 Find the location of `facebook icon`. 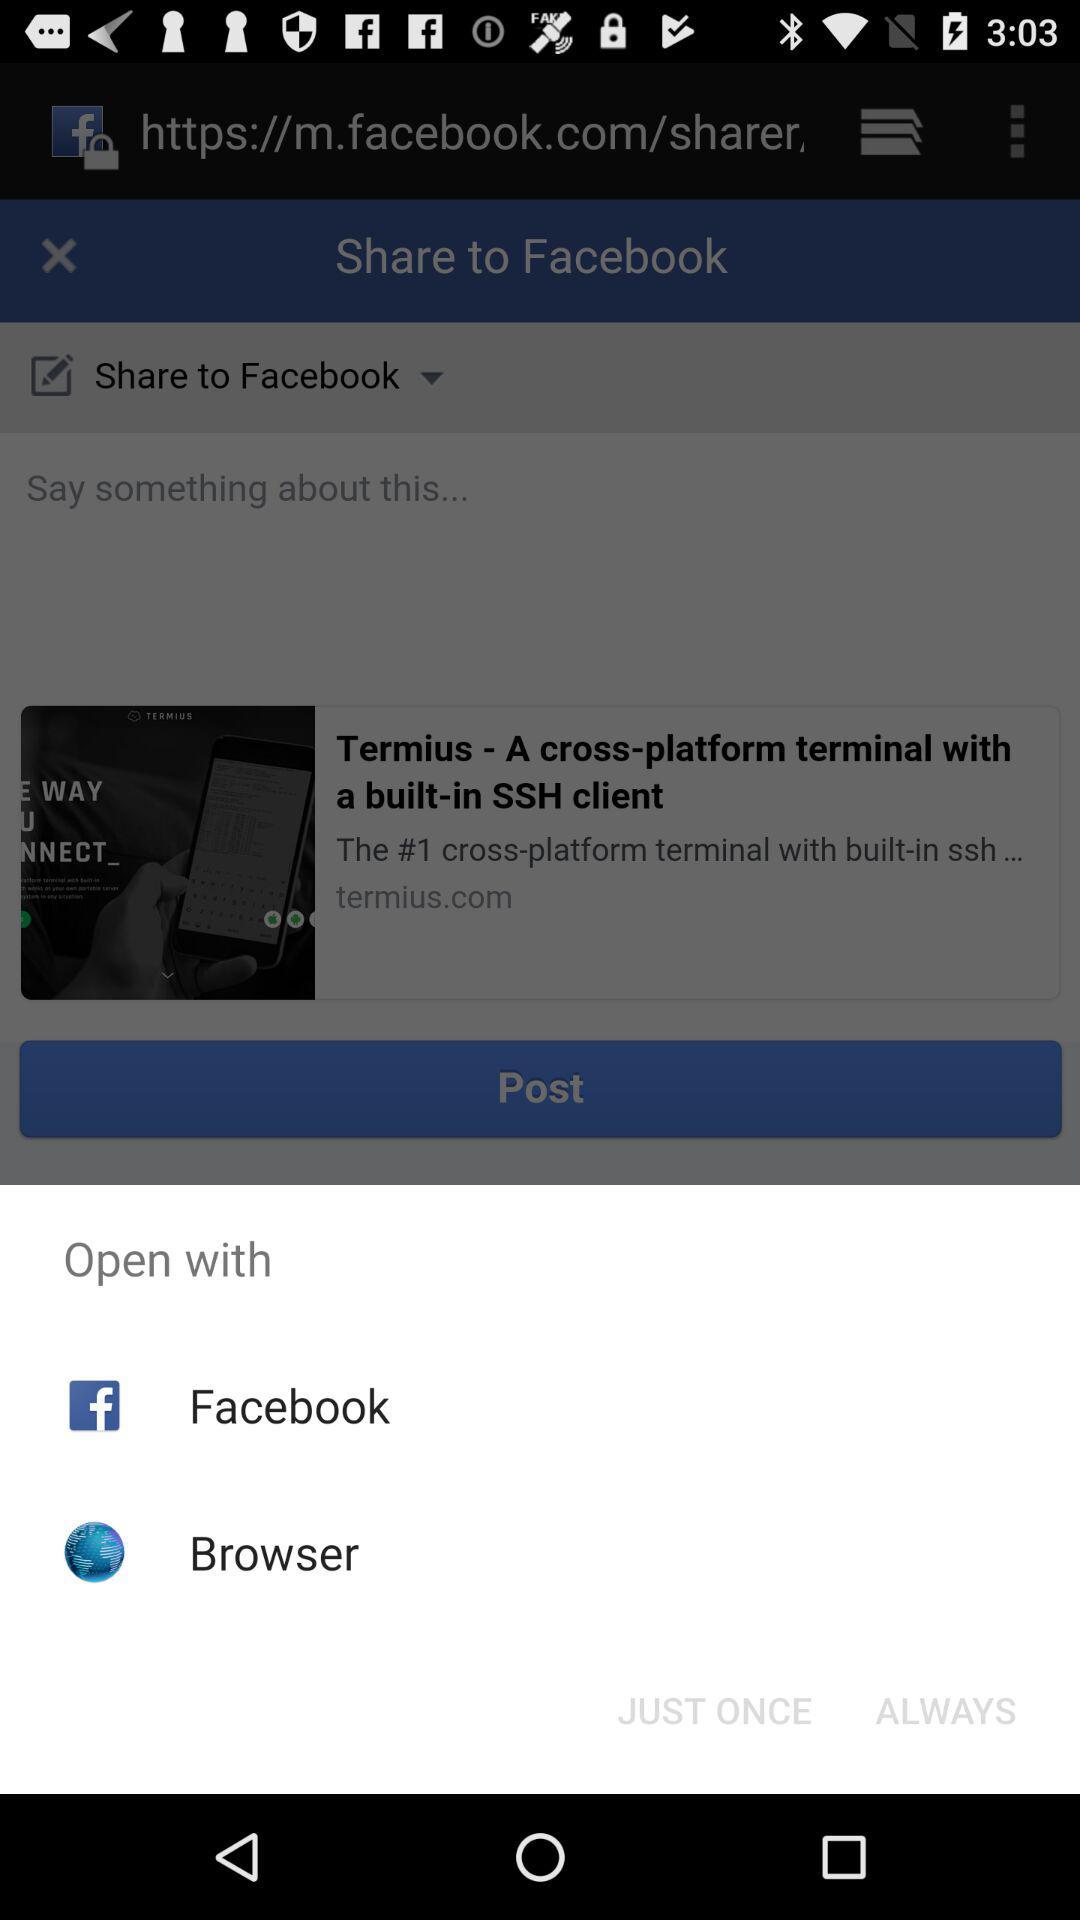

facebook icon is located at coordinates (289, 1404).